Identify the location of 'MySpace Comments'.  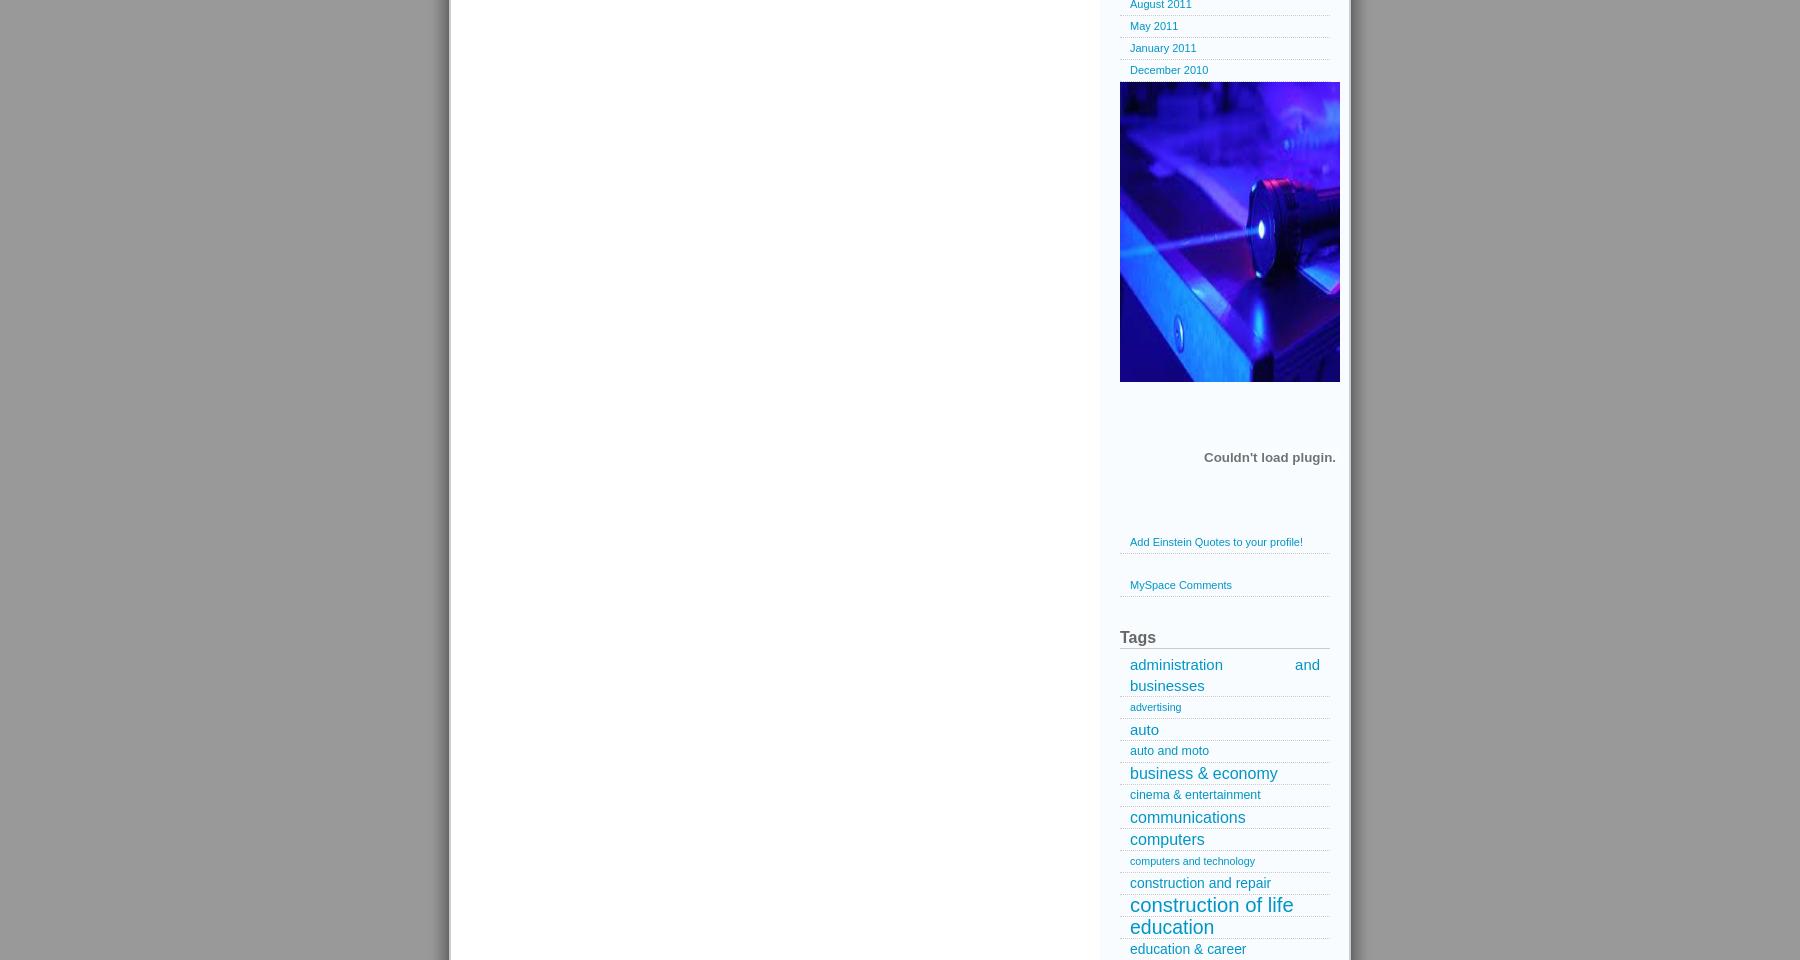
(1179, 585).